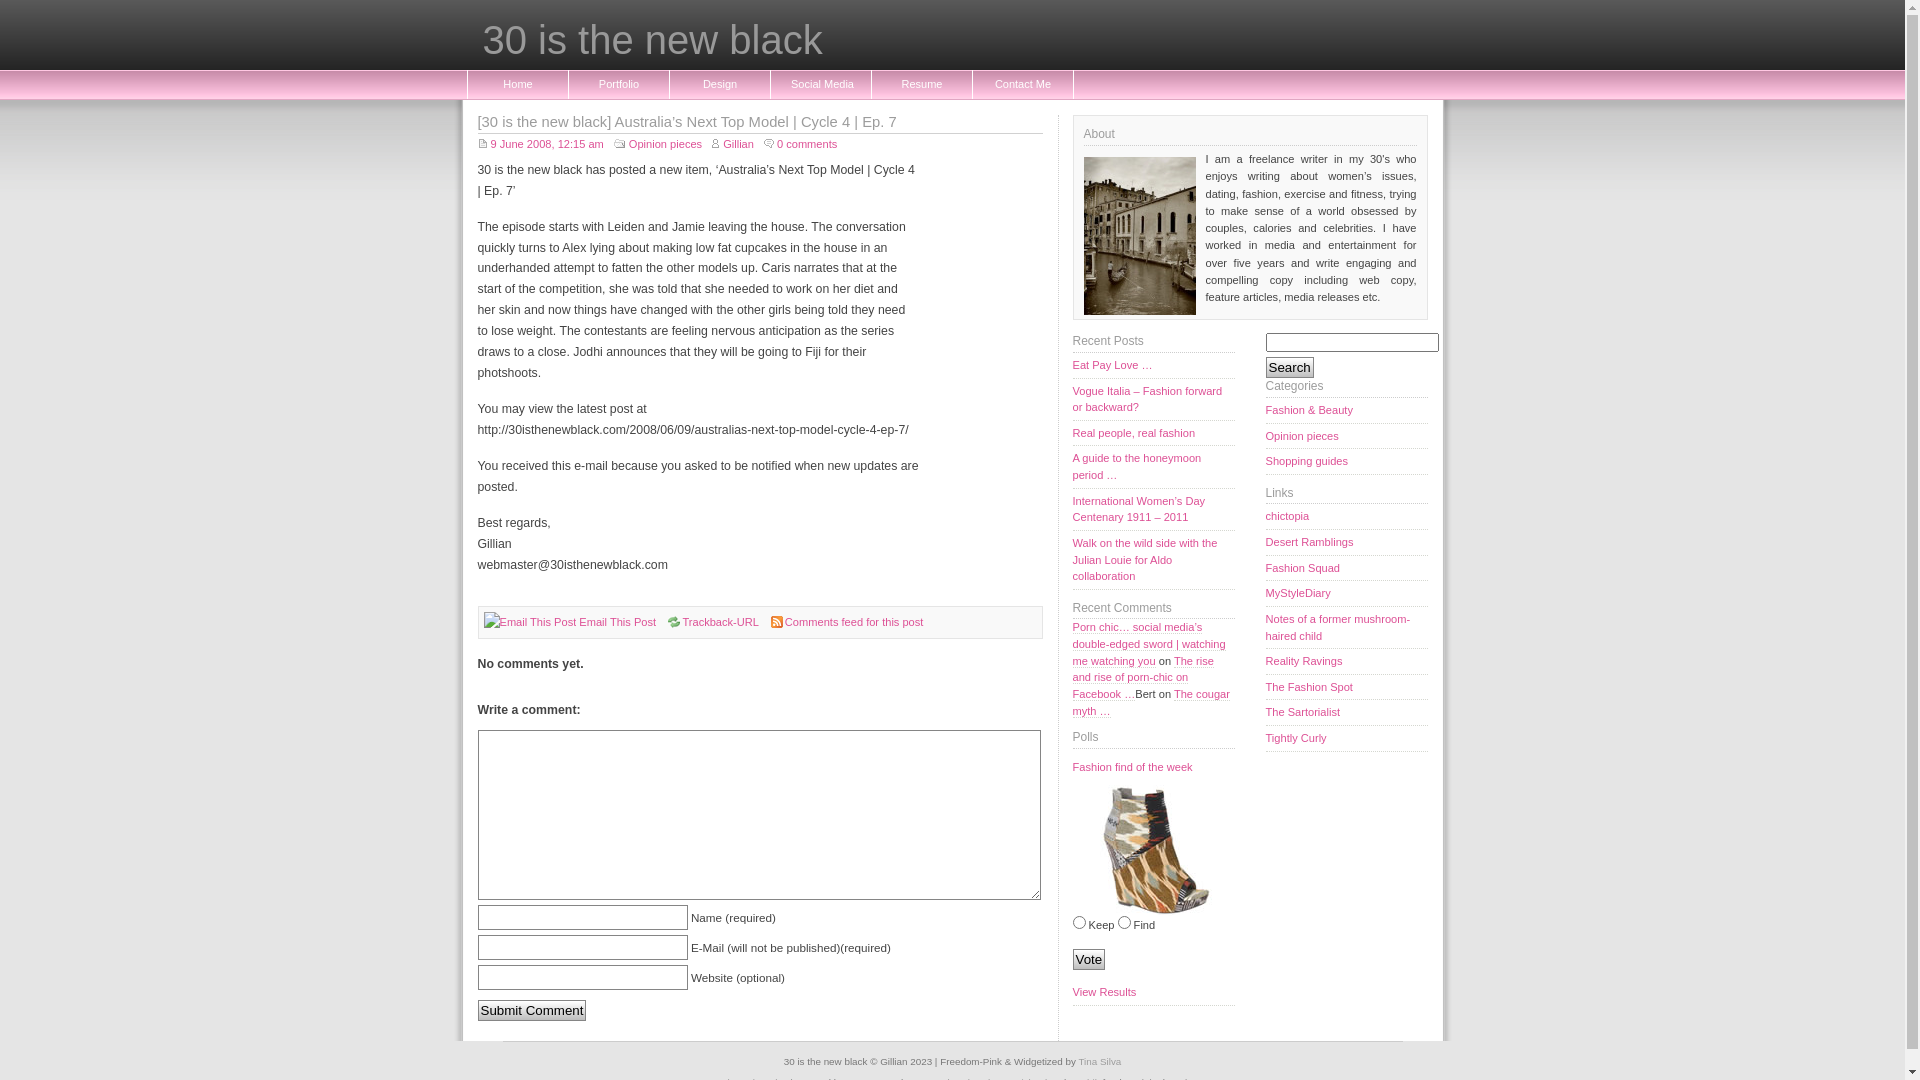 Image resolution: width=1920 pixels, height=1080 pixels. What do you see at coordinates (1347, 462) in the screenshot?
I see `'Shopping guides'` at bounding box center [1347, 462].